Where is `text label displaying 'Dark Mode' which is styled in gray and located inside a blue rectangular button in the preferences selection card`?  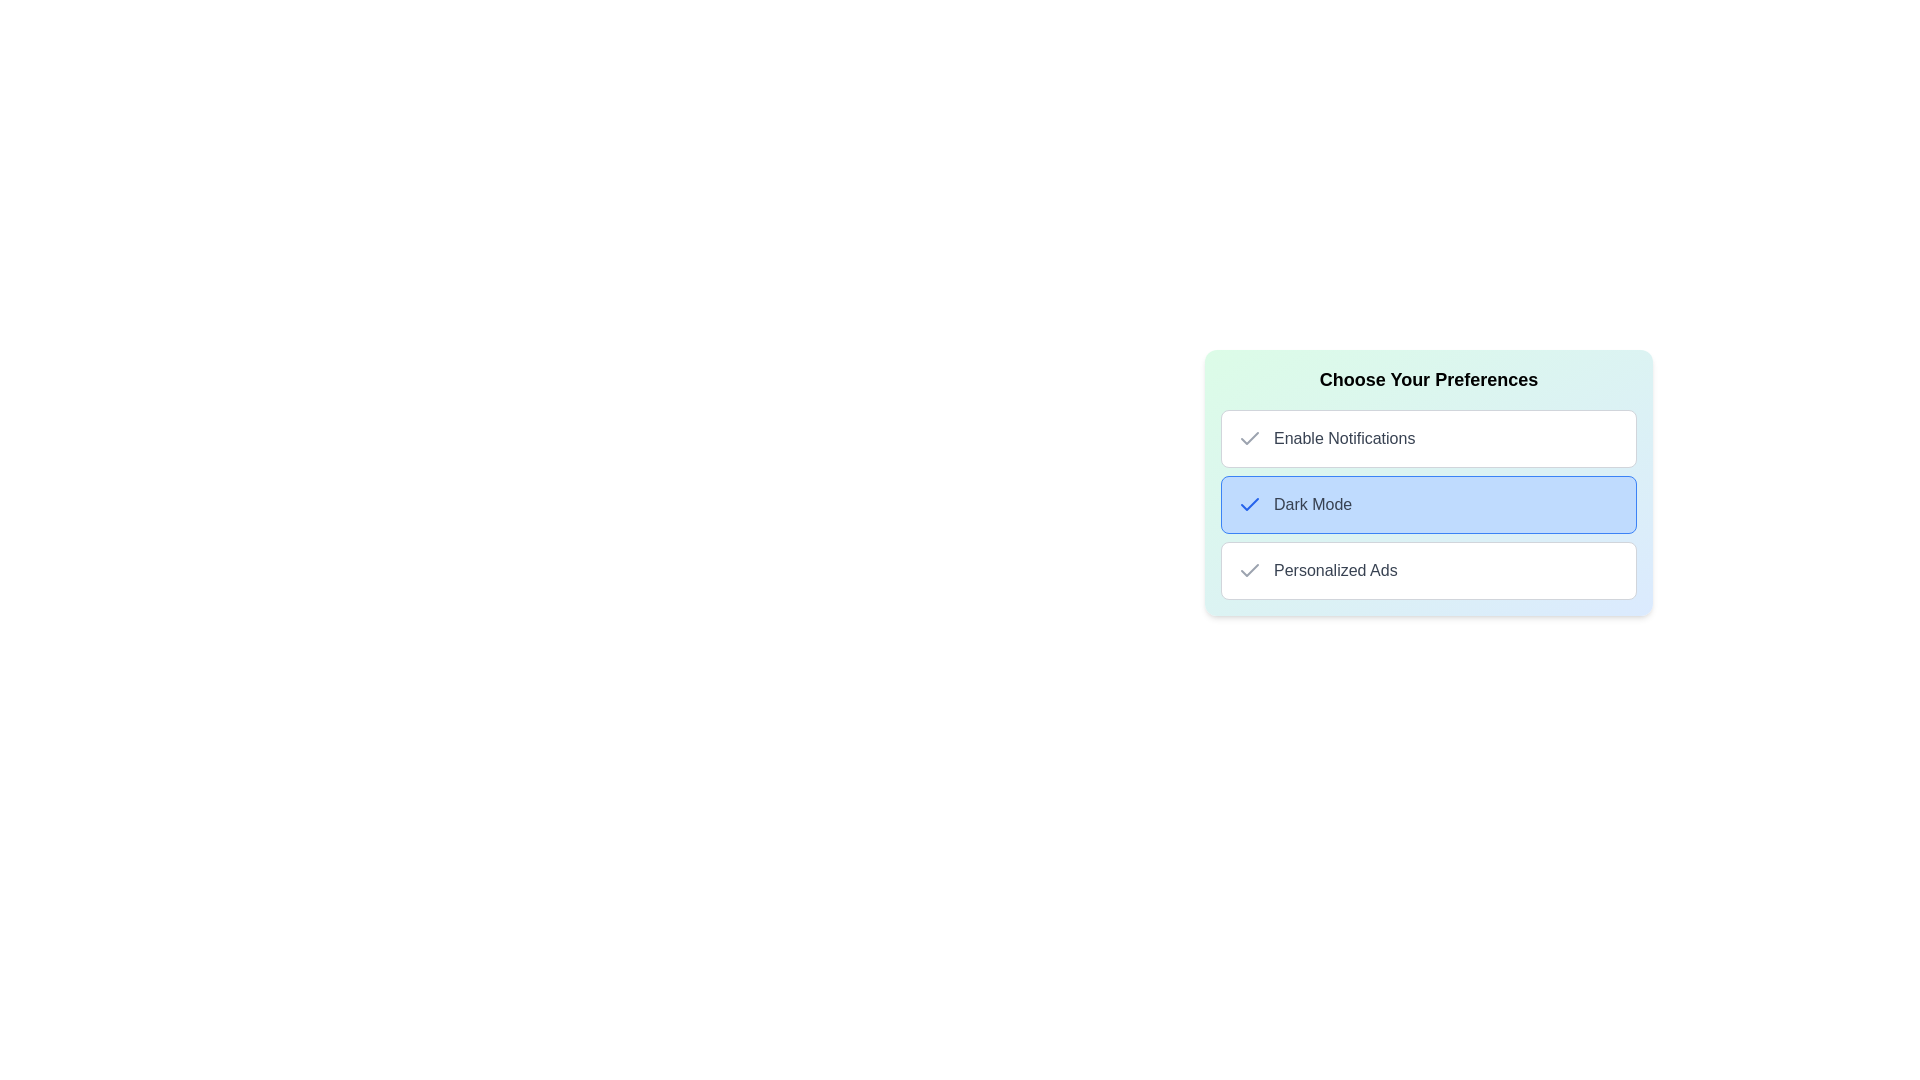 text label displaying 'Dark Mode' which is styled in gray and located inside a blue rectangular button in the preferences selection card is located at coordinates (1313, 504).